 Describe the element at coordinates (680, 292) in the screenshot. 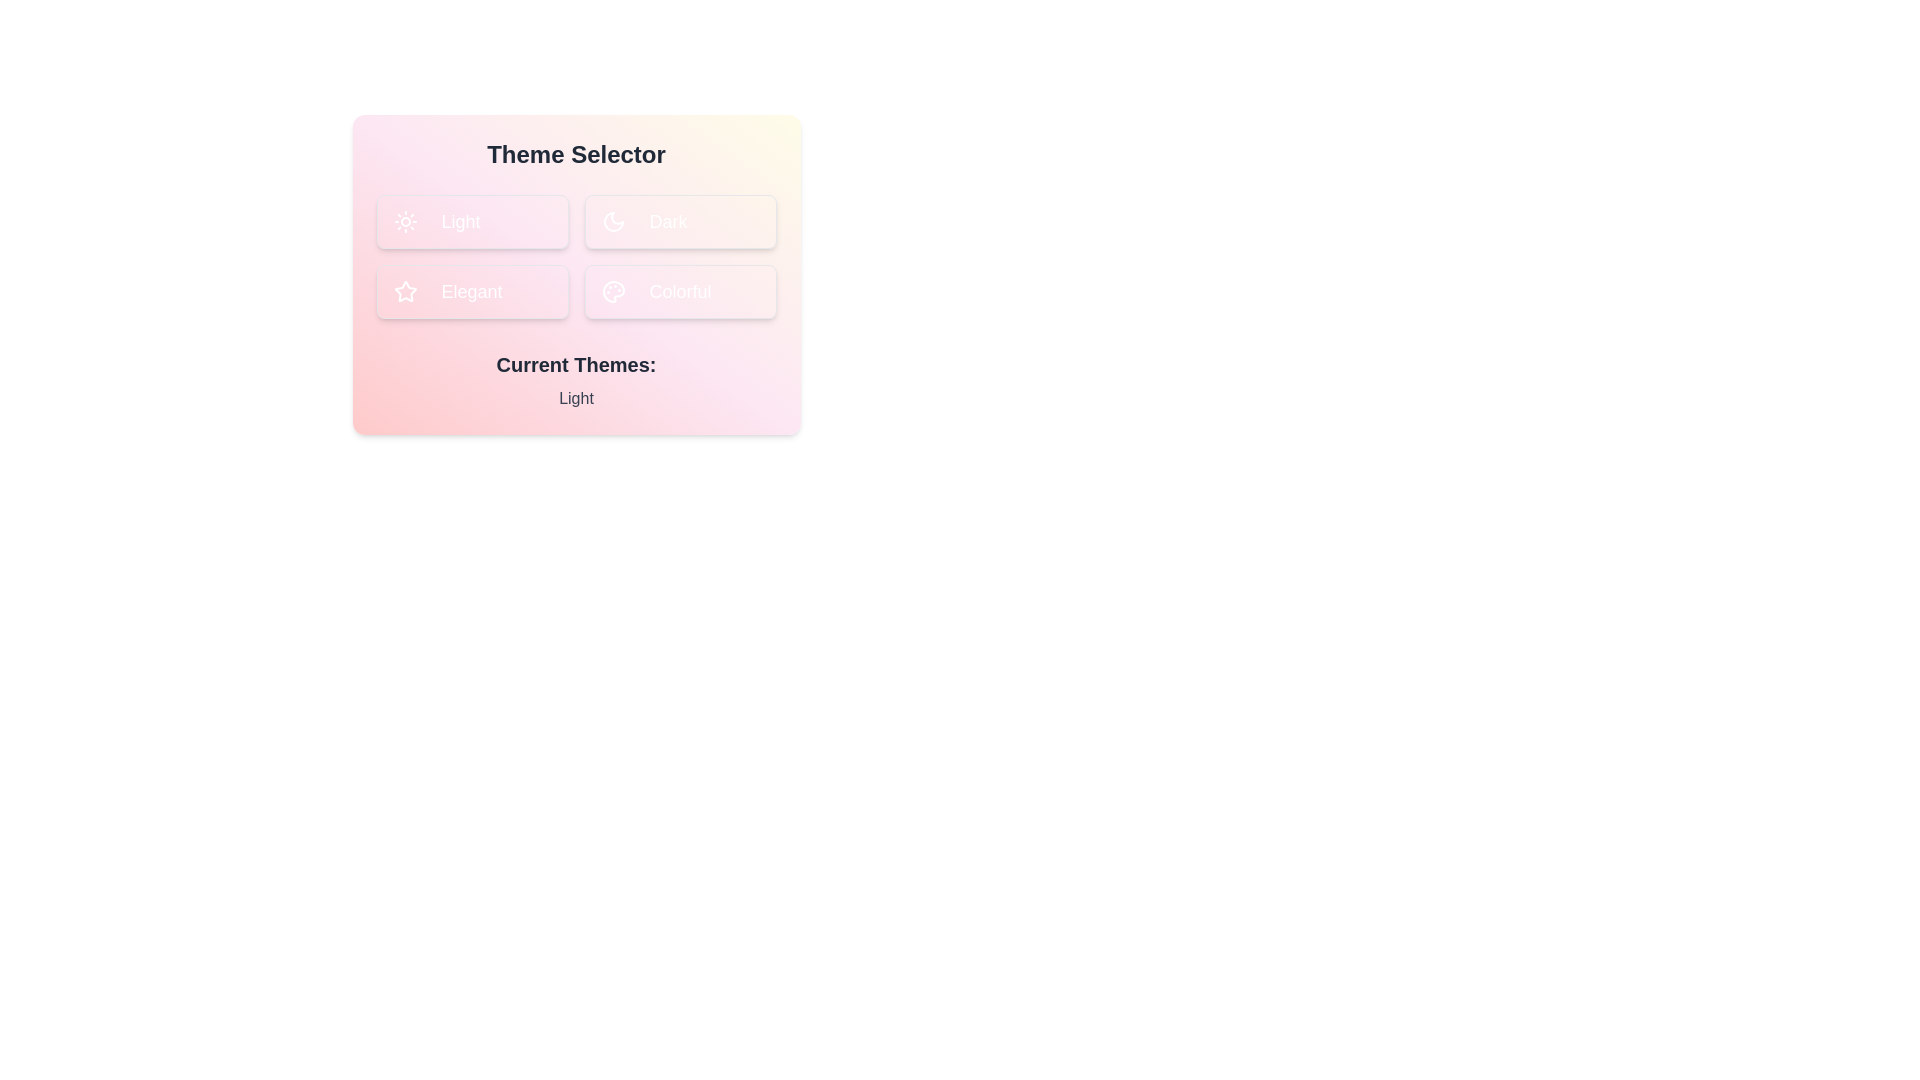

I see `the 'Colorful' theme button, which is the fourth button in a grid layout, located in the second row and second column` at that location.